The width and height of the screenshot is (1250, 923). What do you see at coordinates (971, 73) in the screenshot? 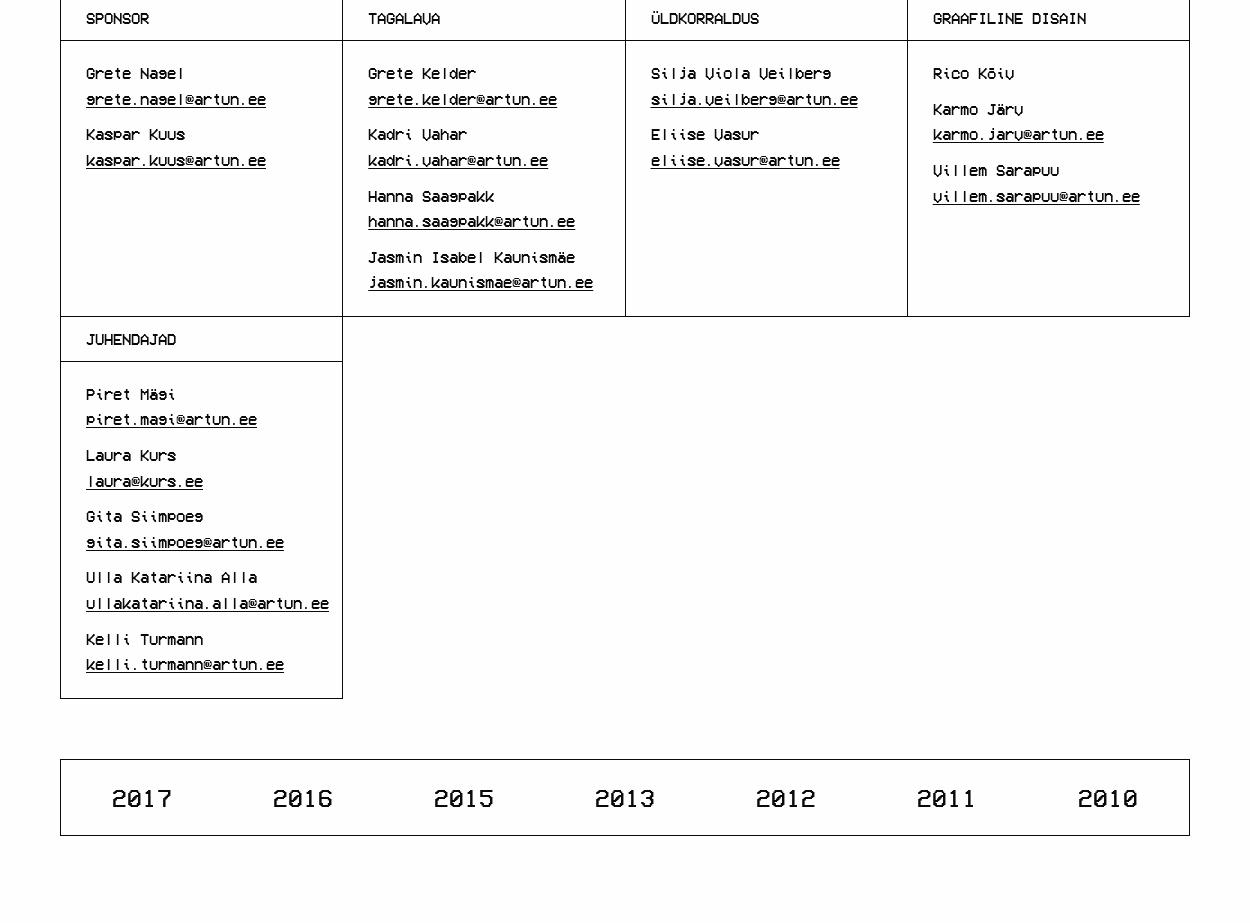
I see `'Rico Kõiv'` at bounding box center [971, 73].